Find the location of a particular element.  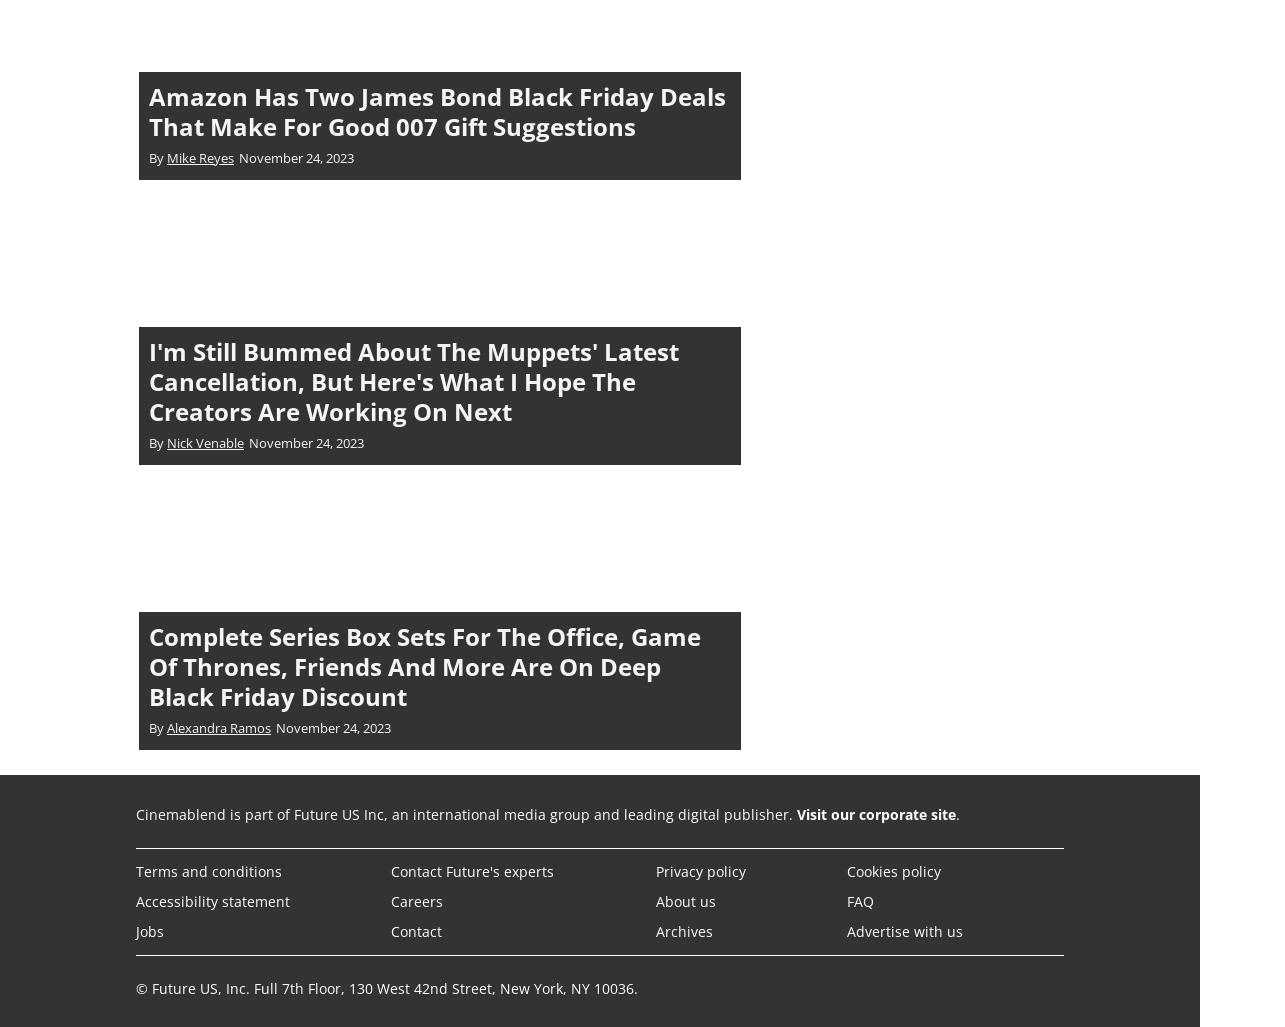

'I'm Still Bummed About The Muppets' Latest Cancellation, But Here's What I Hope The Creators Are Working On Next' is located at coordinates (413, 380).